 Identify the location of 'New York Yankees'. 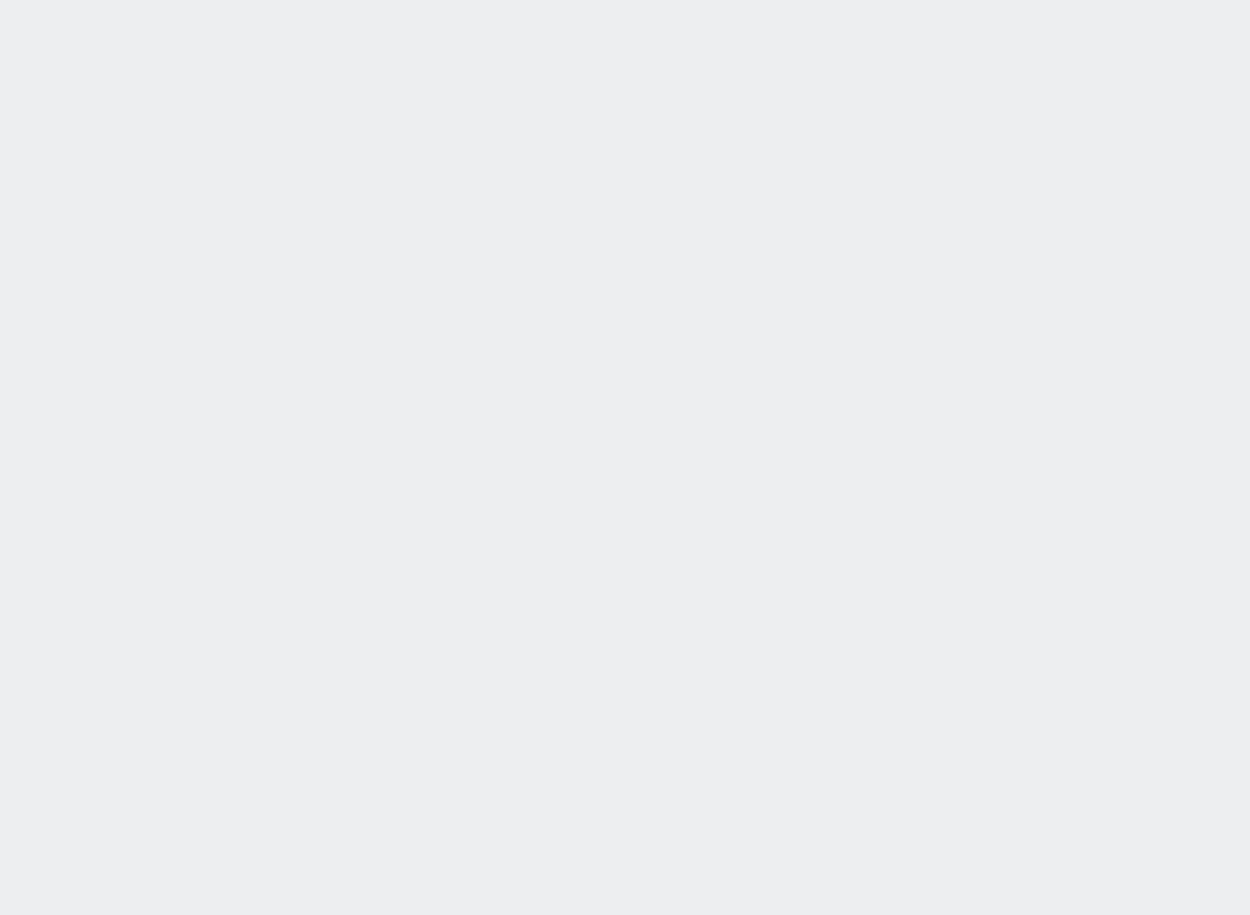
(211, 445).